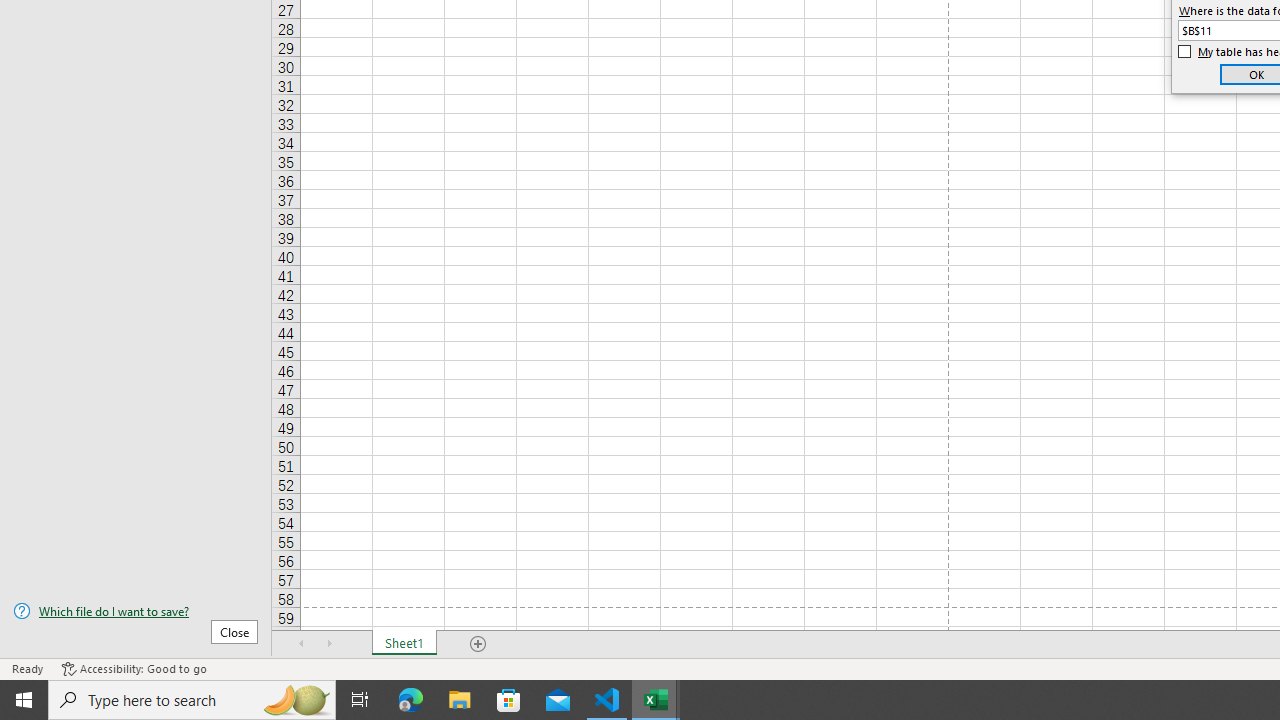 This screenshot has width=1280, height=720. I want to click on 'Which file do I want to save?', so click(135, 610).